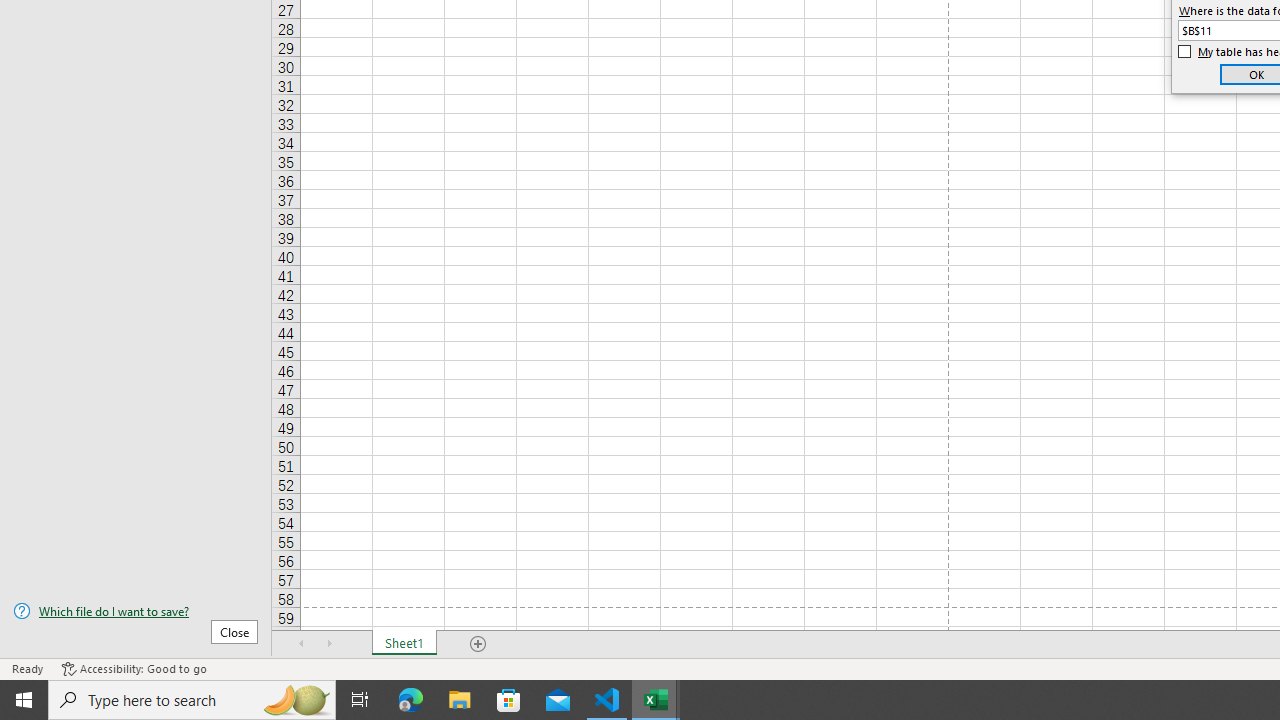 This screenshot has width=1280, height=720. I want to click on 'Which file do I want to save?', so click(135, 610).